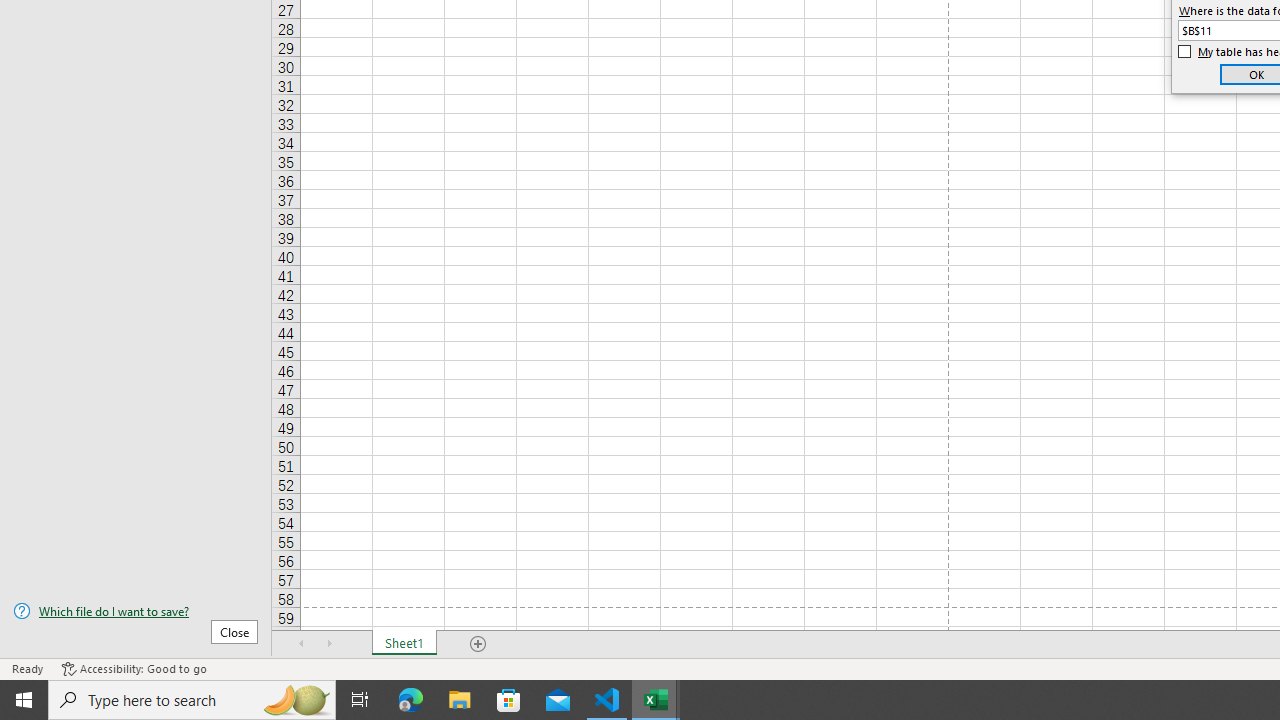 This screenshot has width=1280, height=720. I want to click on 'Which file do I want to save?', so click(135, 610).